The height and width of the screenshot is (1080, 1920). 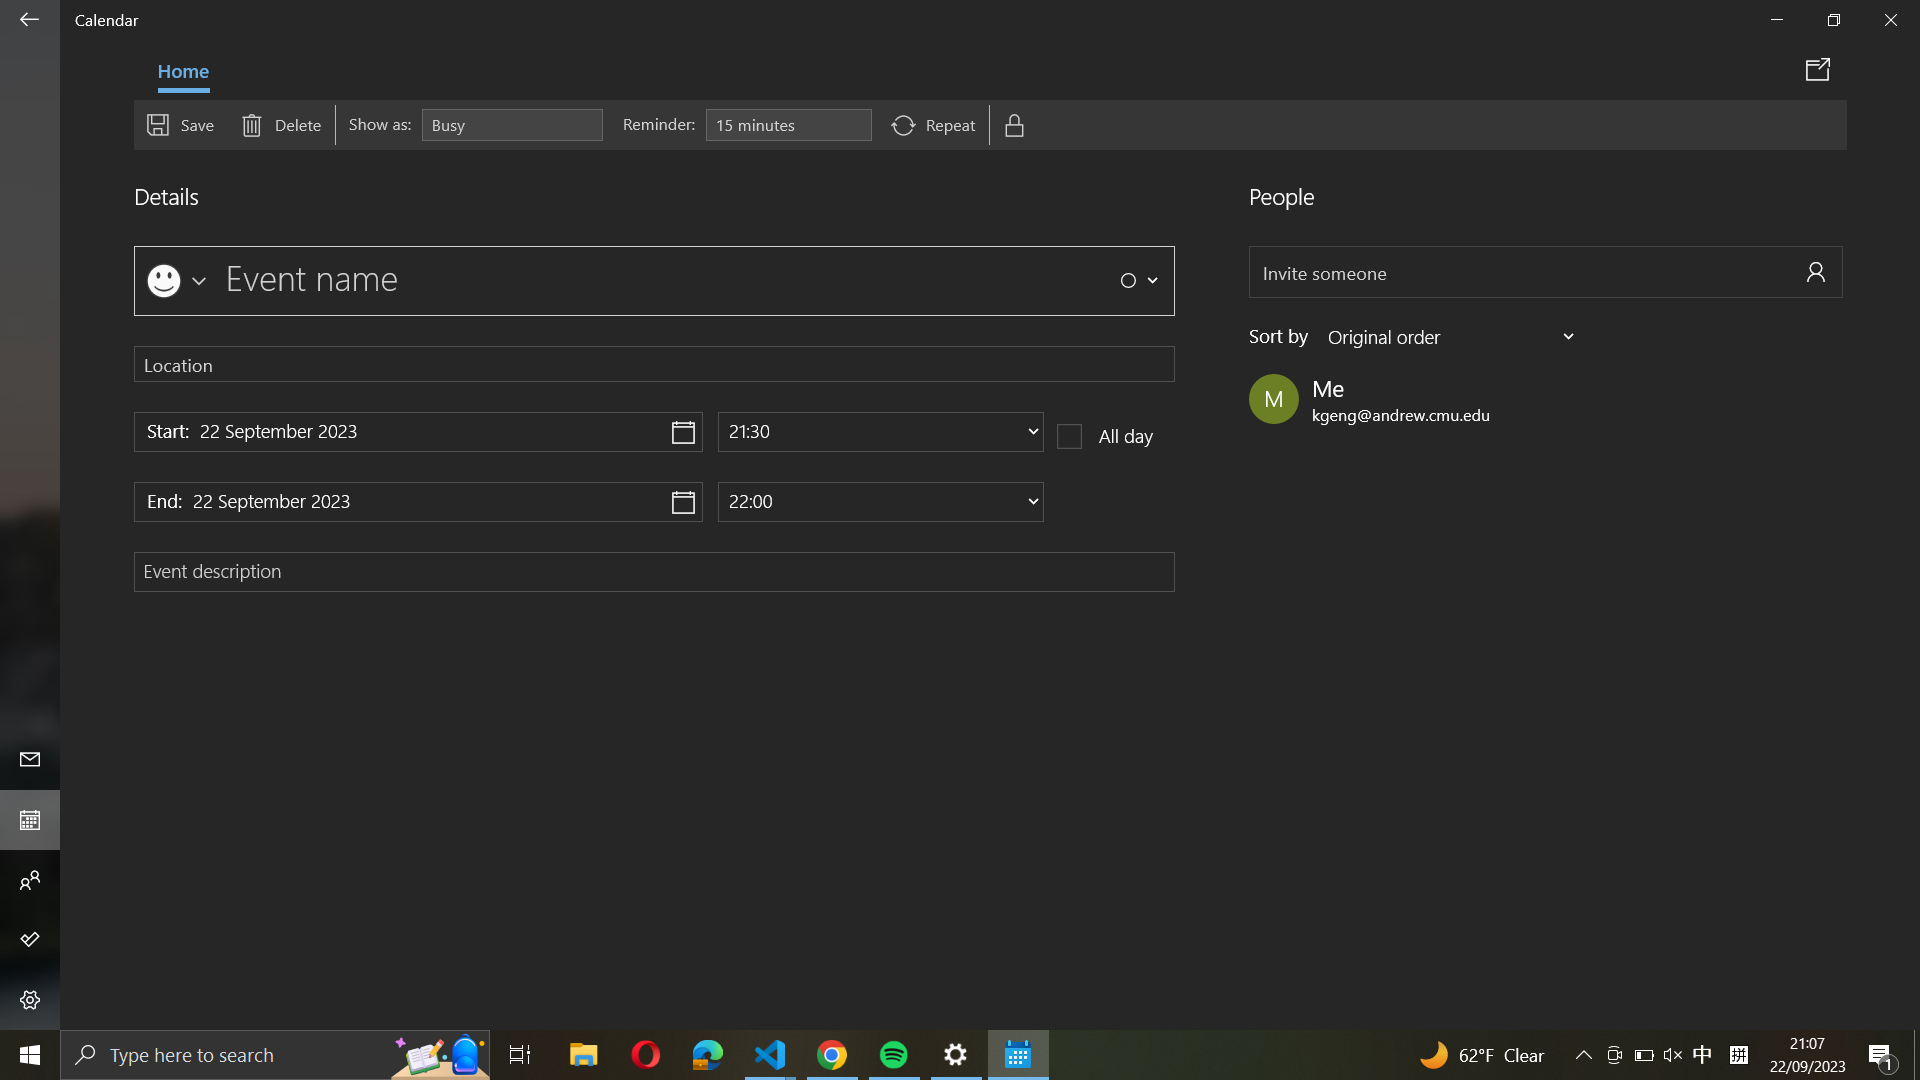 What do you see at coordinates (174, 277) in the screenshot?
I see `Create an event called "listen to music "with music emoji` at bounding box center [174, 277].